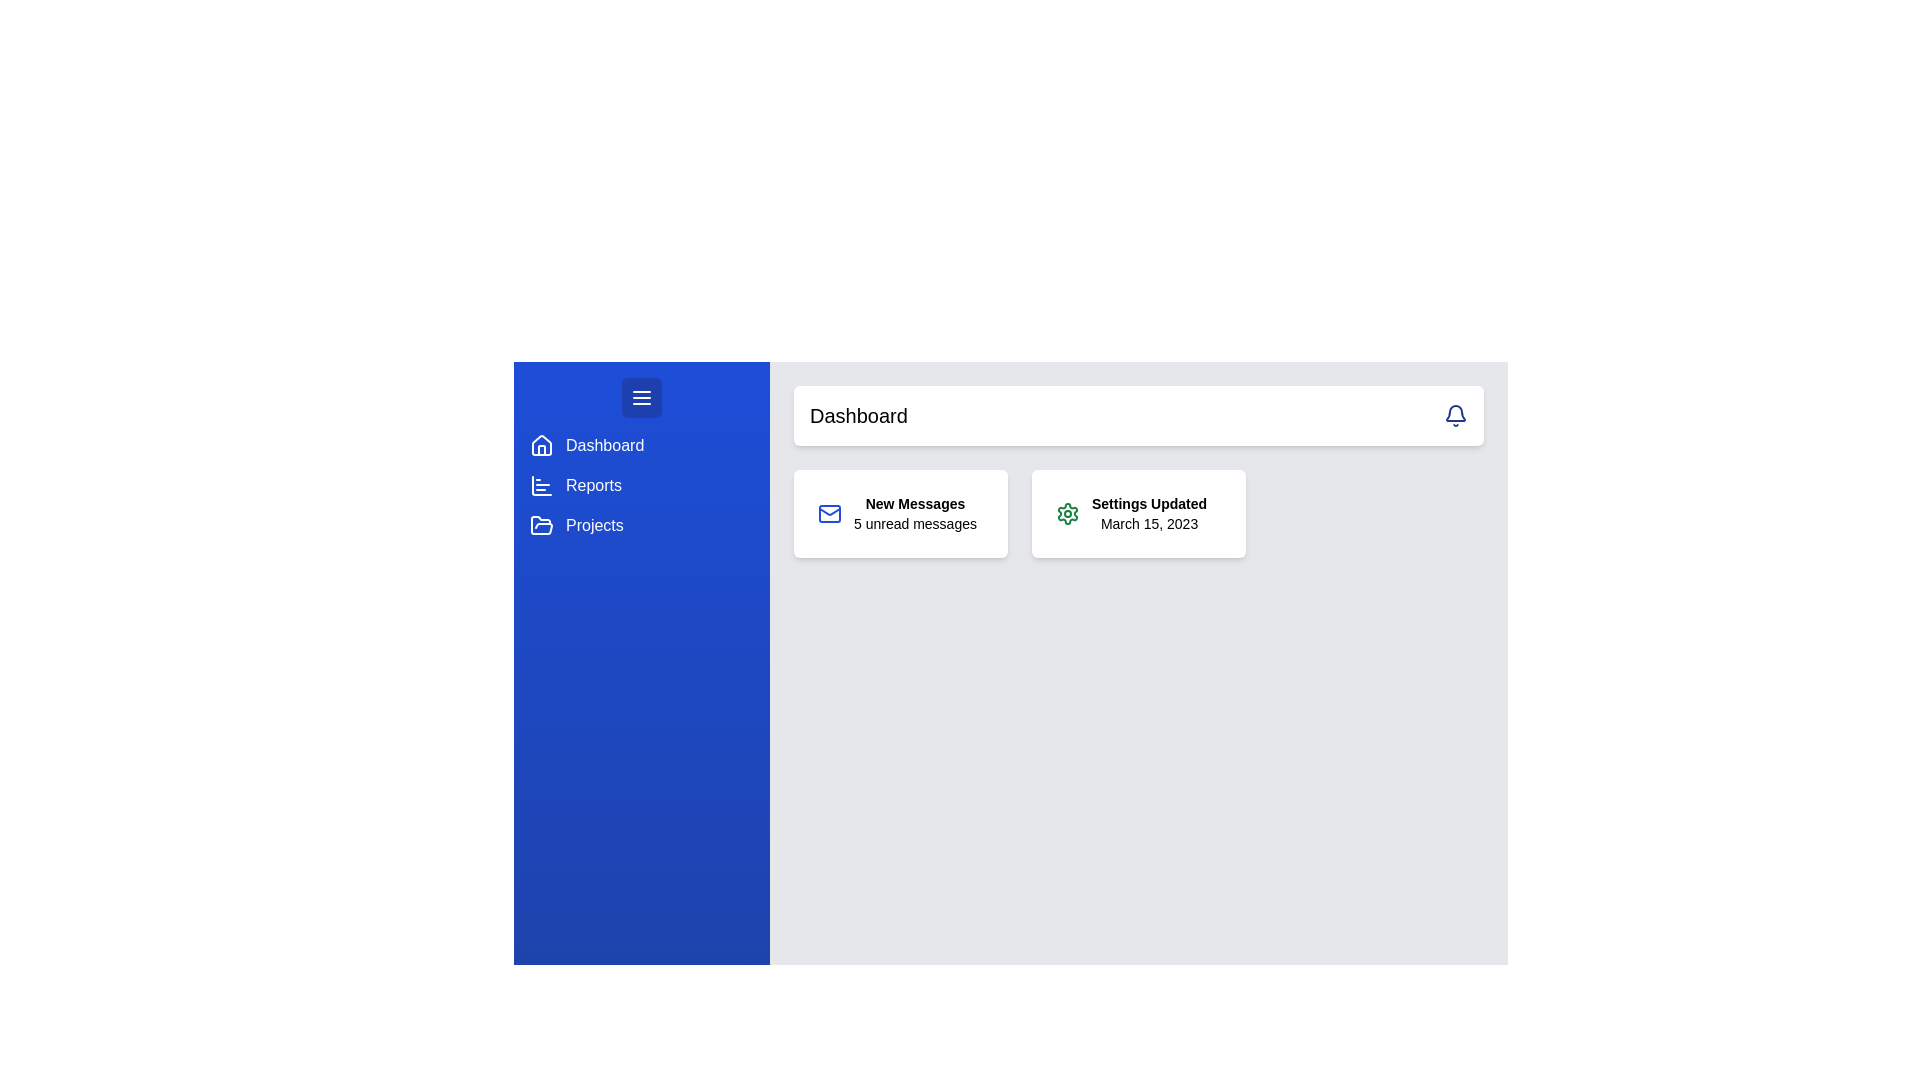  I want to click on the 'Projects' icon in the navigation menu, so click(542, 524).